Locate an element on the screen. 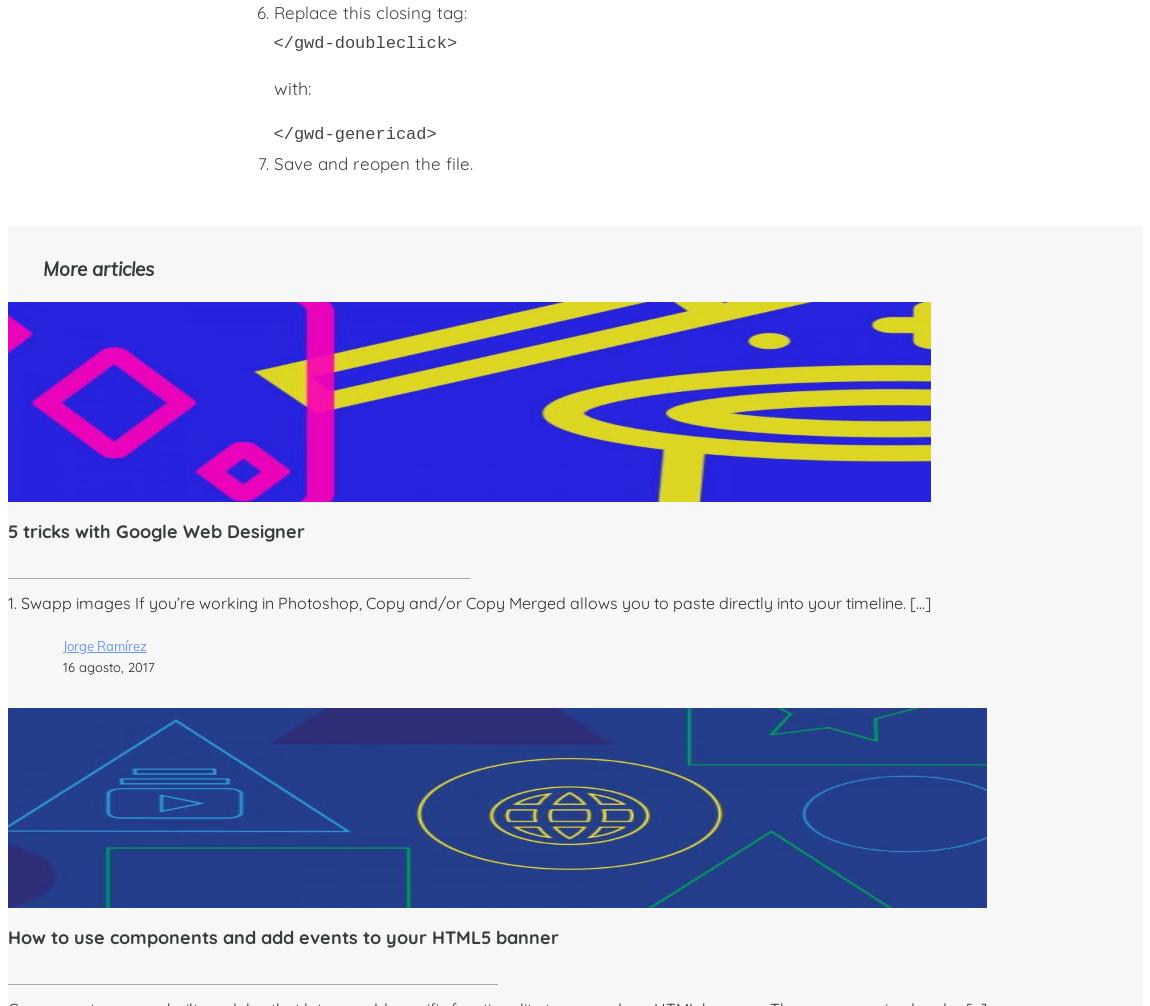  'Jorge Ramírez' is located at coordinates (62, 645).